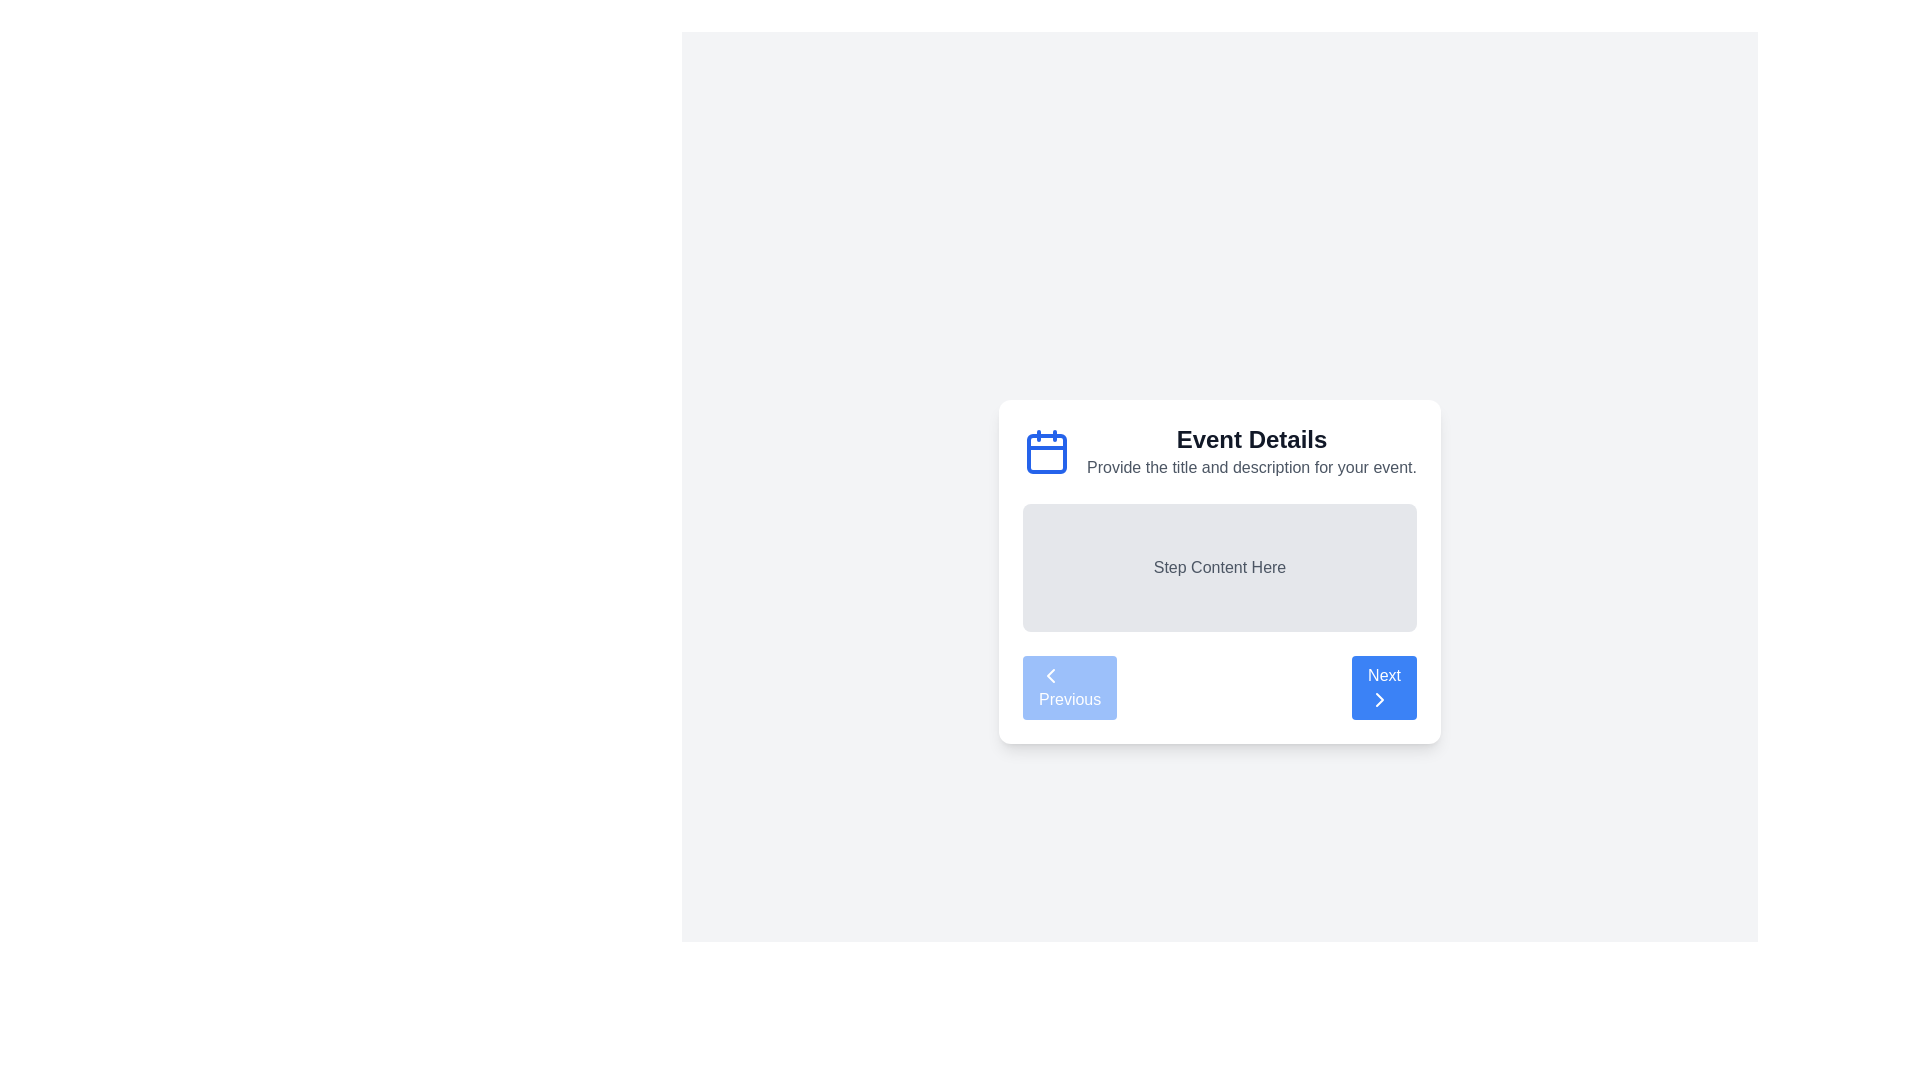  I want to click on the 'Event Details' text-based informational component, which includes a bold heading and a description text, located in the upper-central area of the card interface, to the right of a calendar icon, so click(1251, 451).